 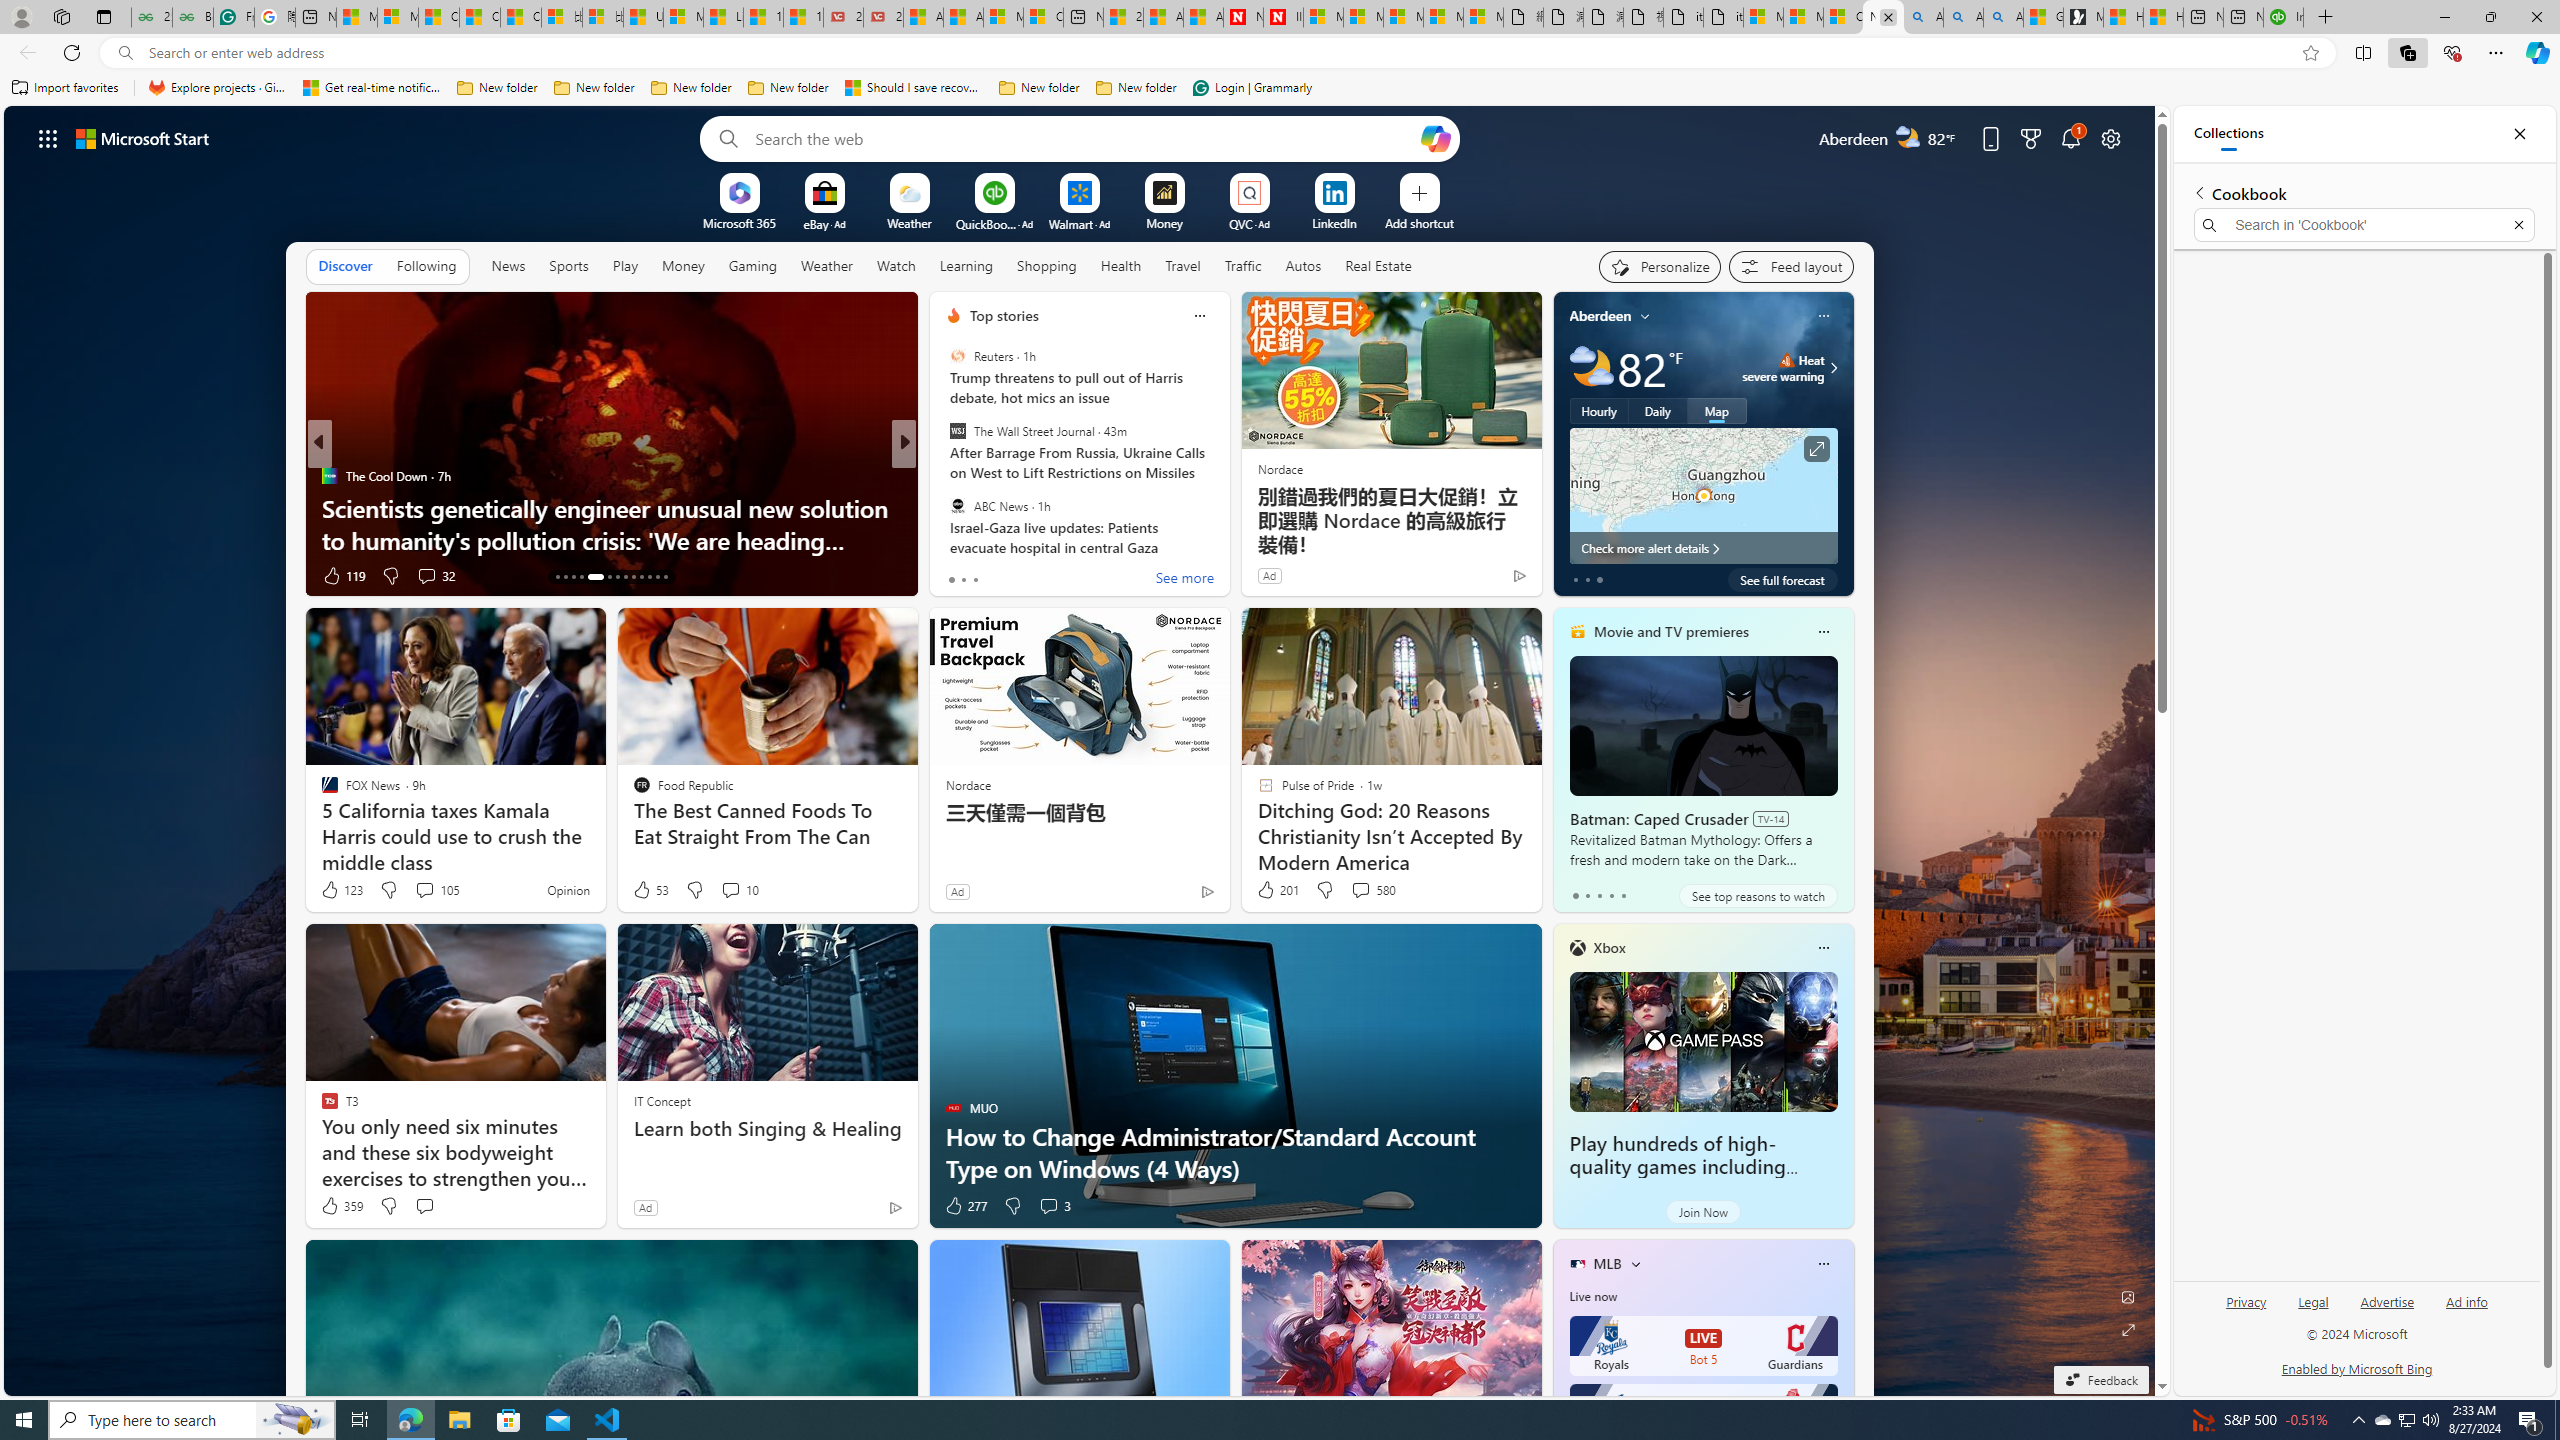 I want to click on 'Exit search', so click(x=2519, y=223).